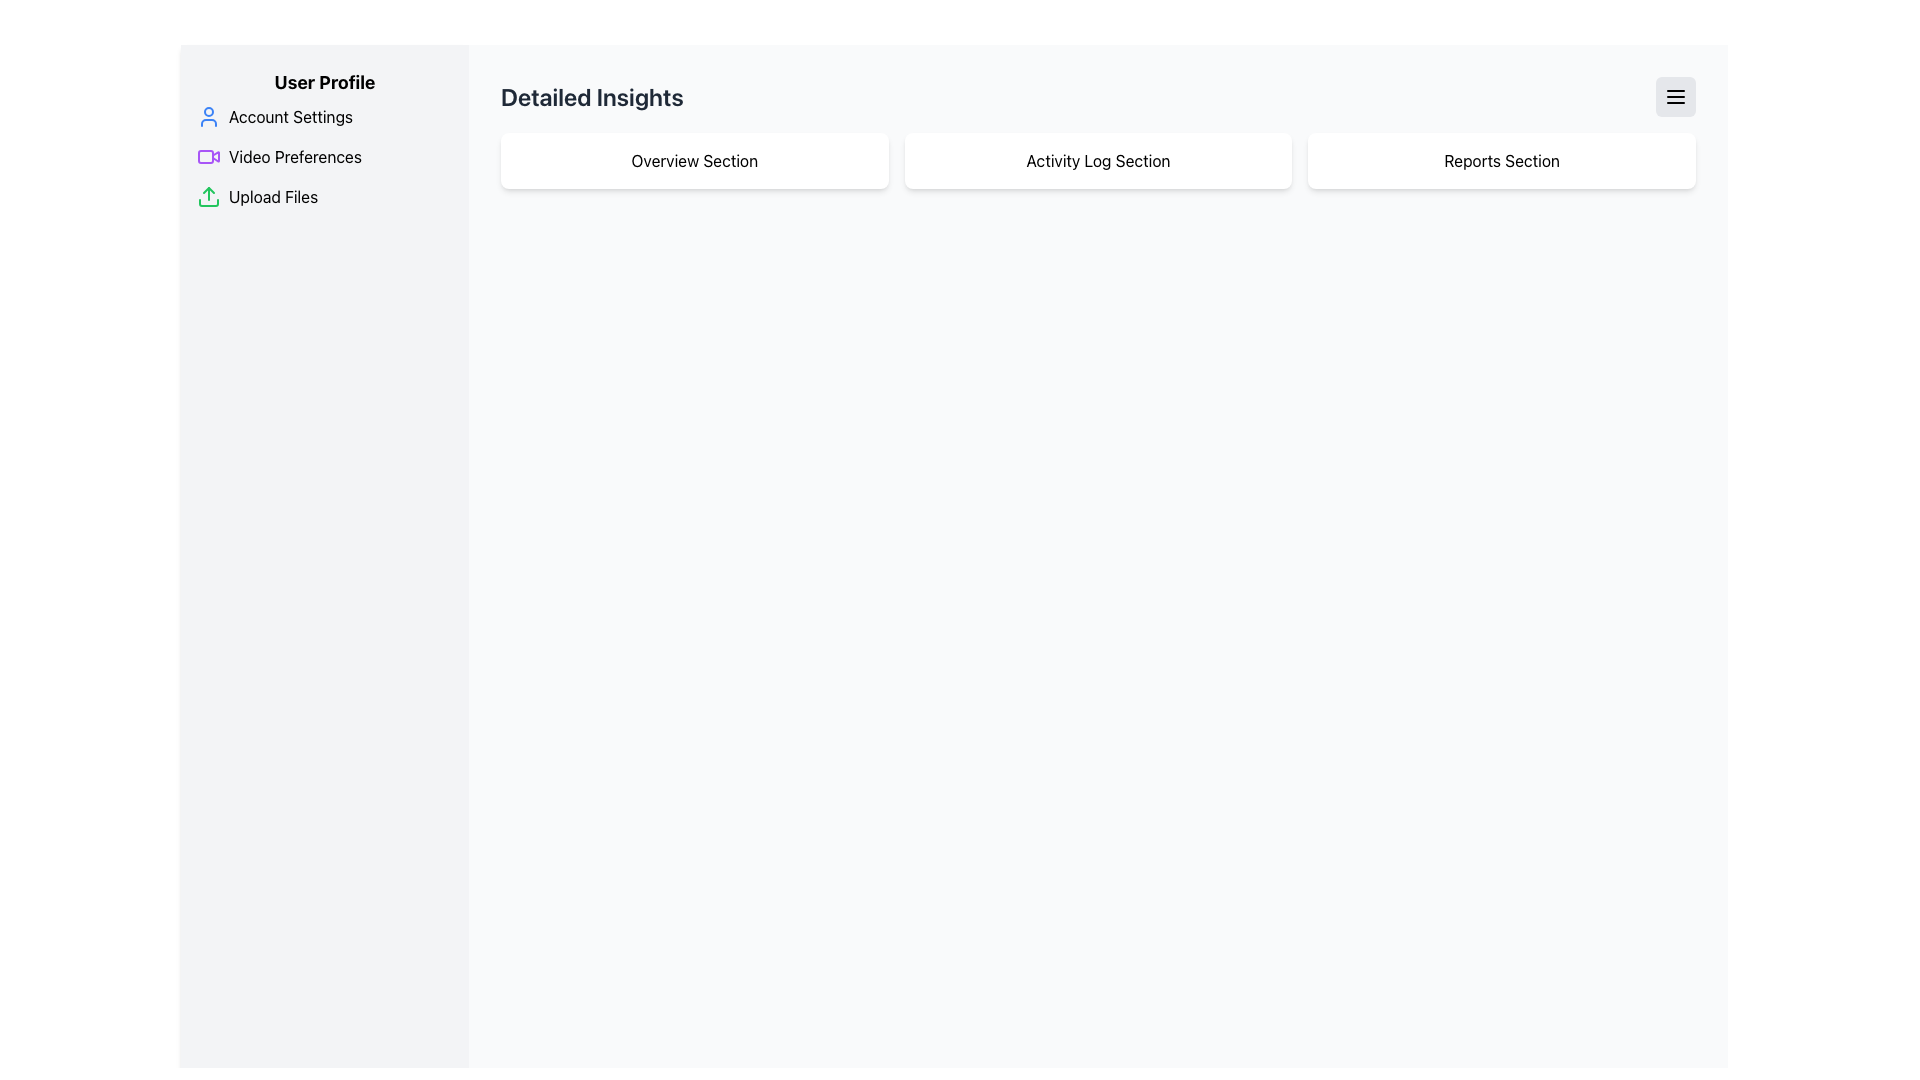 This screenshot has width=1920, height=1080. Describe the element at coordinates (216, 154) in the screenshot. I see `the video camera icon represented by a triangular play button with a purple stroke in the left-hand navigation menu under 'Video Preferences'` at that location.